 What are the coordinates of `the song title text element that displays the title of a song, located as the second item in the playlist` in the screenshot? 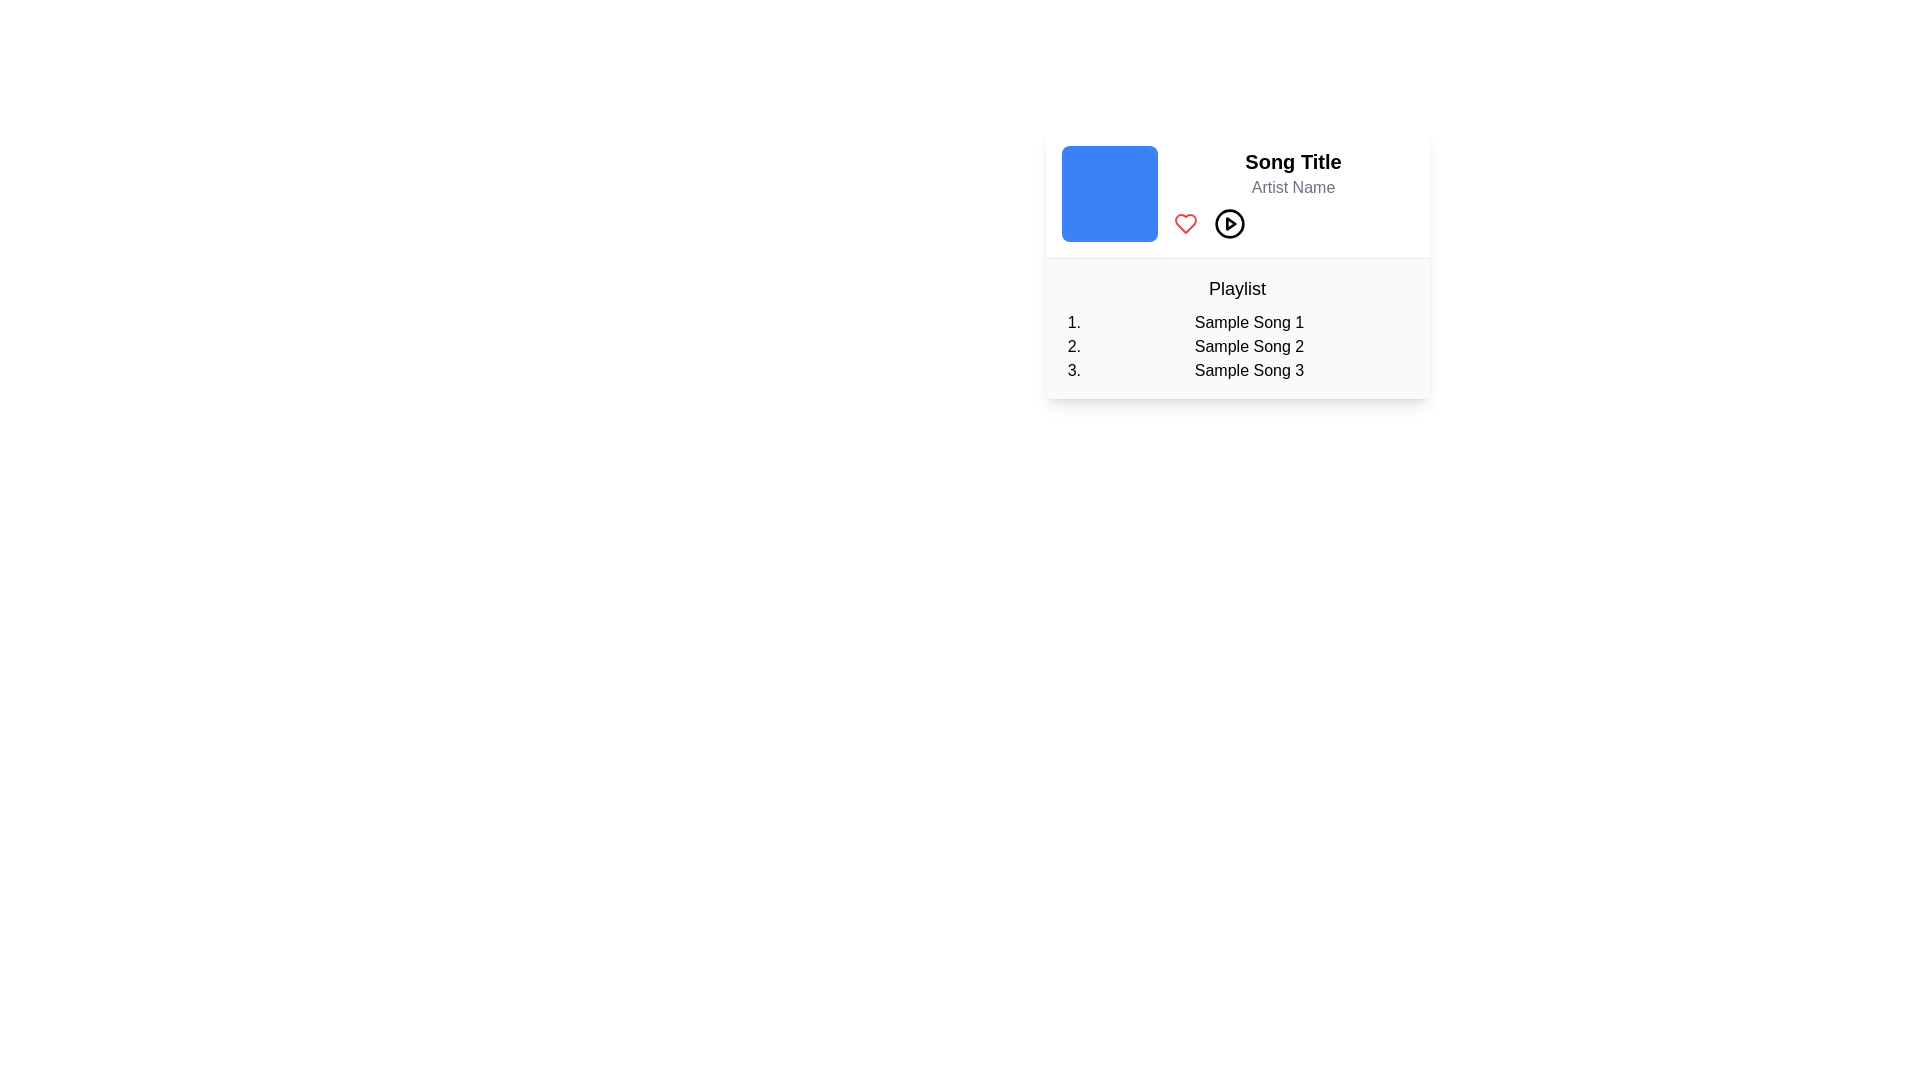 It's located at (1248, 346).